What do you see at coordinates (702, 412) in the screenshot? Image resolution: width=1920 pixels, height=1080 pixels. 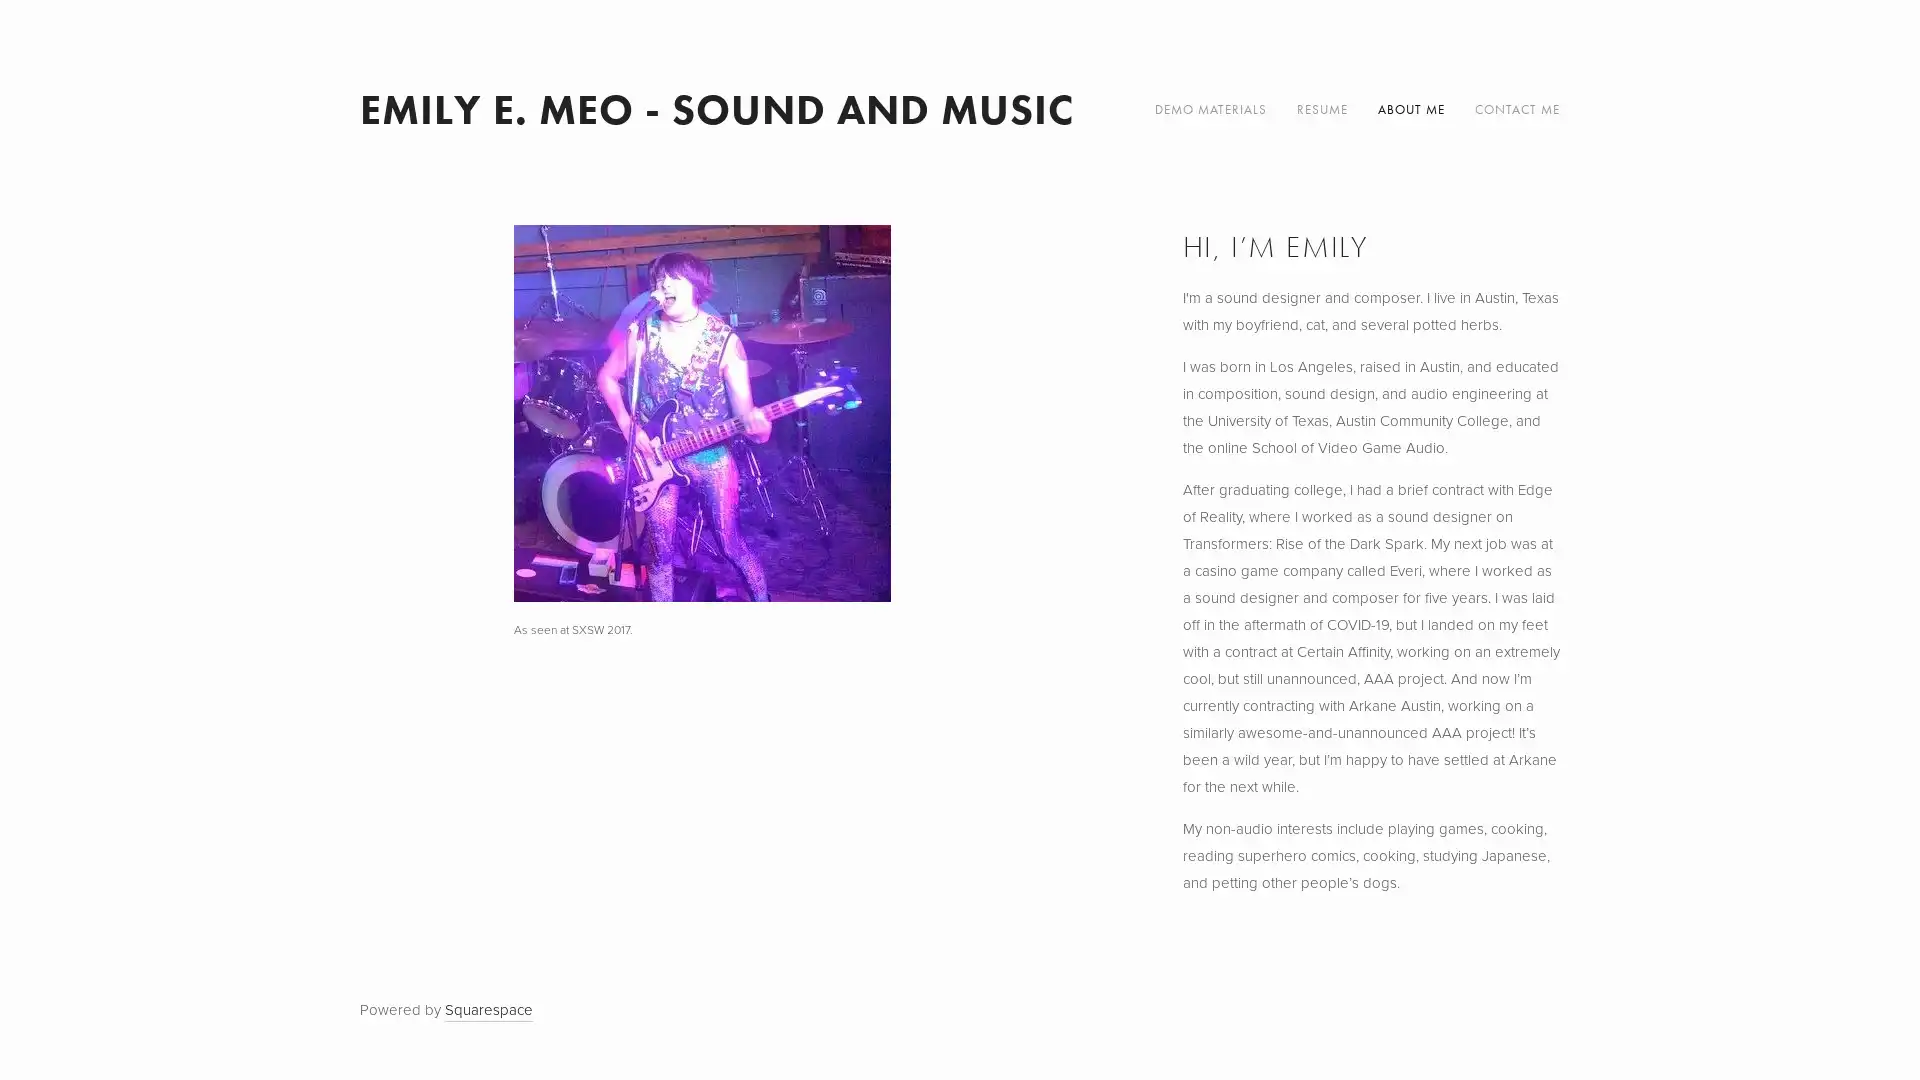 I see `View fullsize As seen at SXSW 2017.` at bounding box center [702, 412].